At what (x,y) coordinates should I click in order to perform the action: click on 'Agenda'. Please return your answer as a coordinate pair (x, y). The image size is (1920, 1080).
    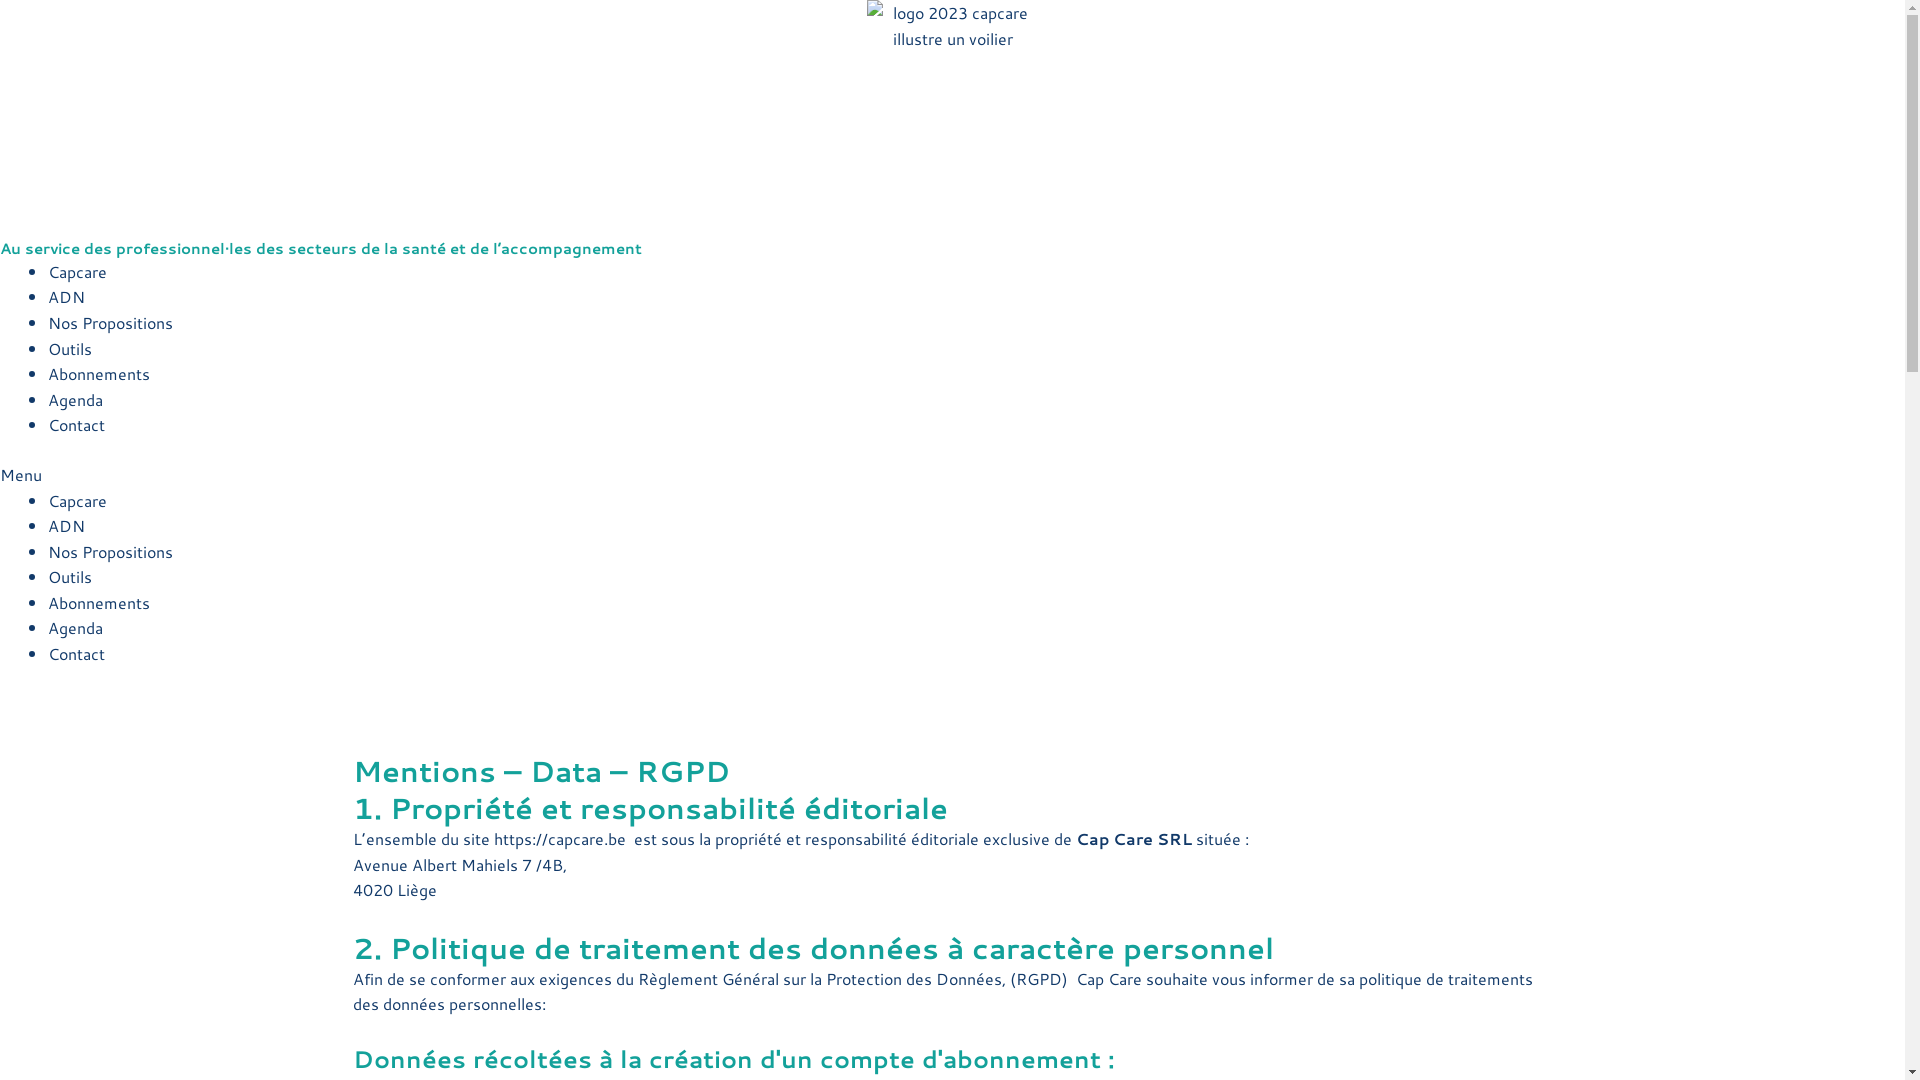
    Looking at the image, I should click on (48, 626).